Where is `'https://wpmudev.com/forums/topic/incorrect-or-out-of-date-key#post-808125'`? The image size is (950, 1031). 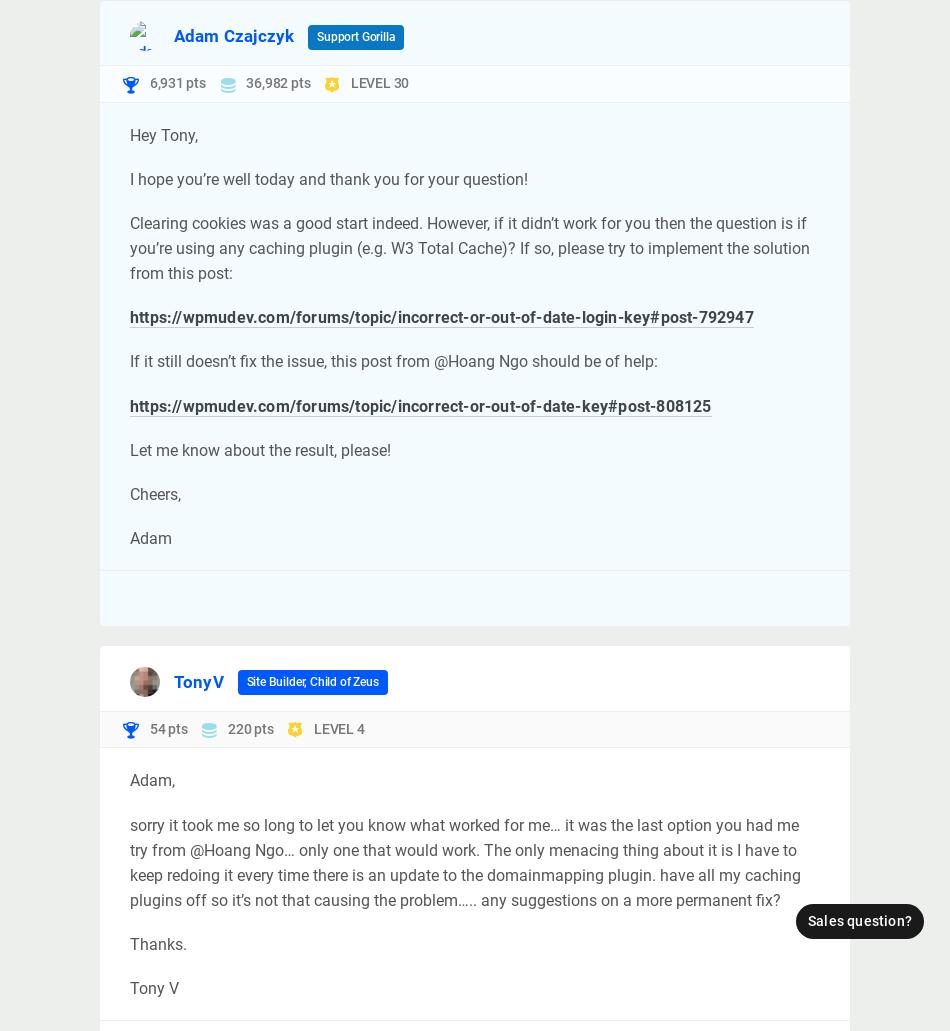
'https://wpmudev.com/forums/topic/incorrect-or-out-of-date-key#post-808125' is located at coordinates (419, 404).